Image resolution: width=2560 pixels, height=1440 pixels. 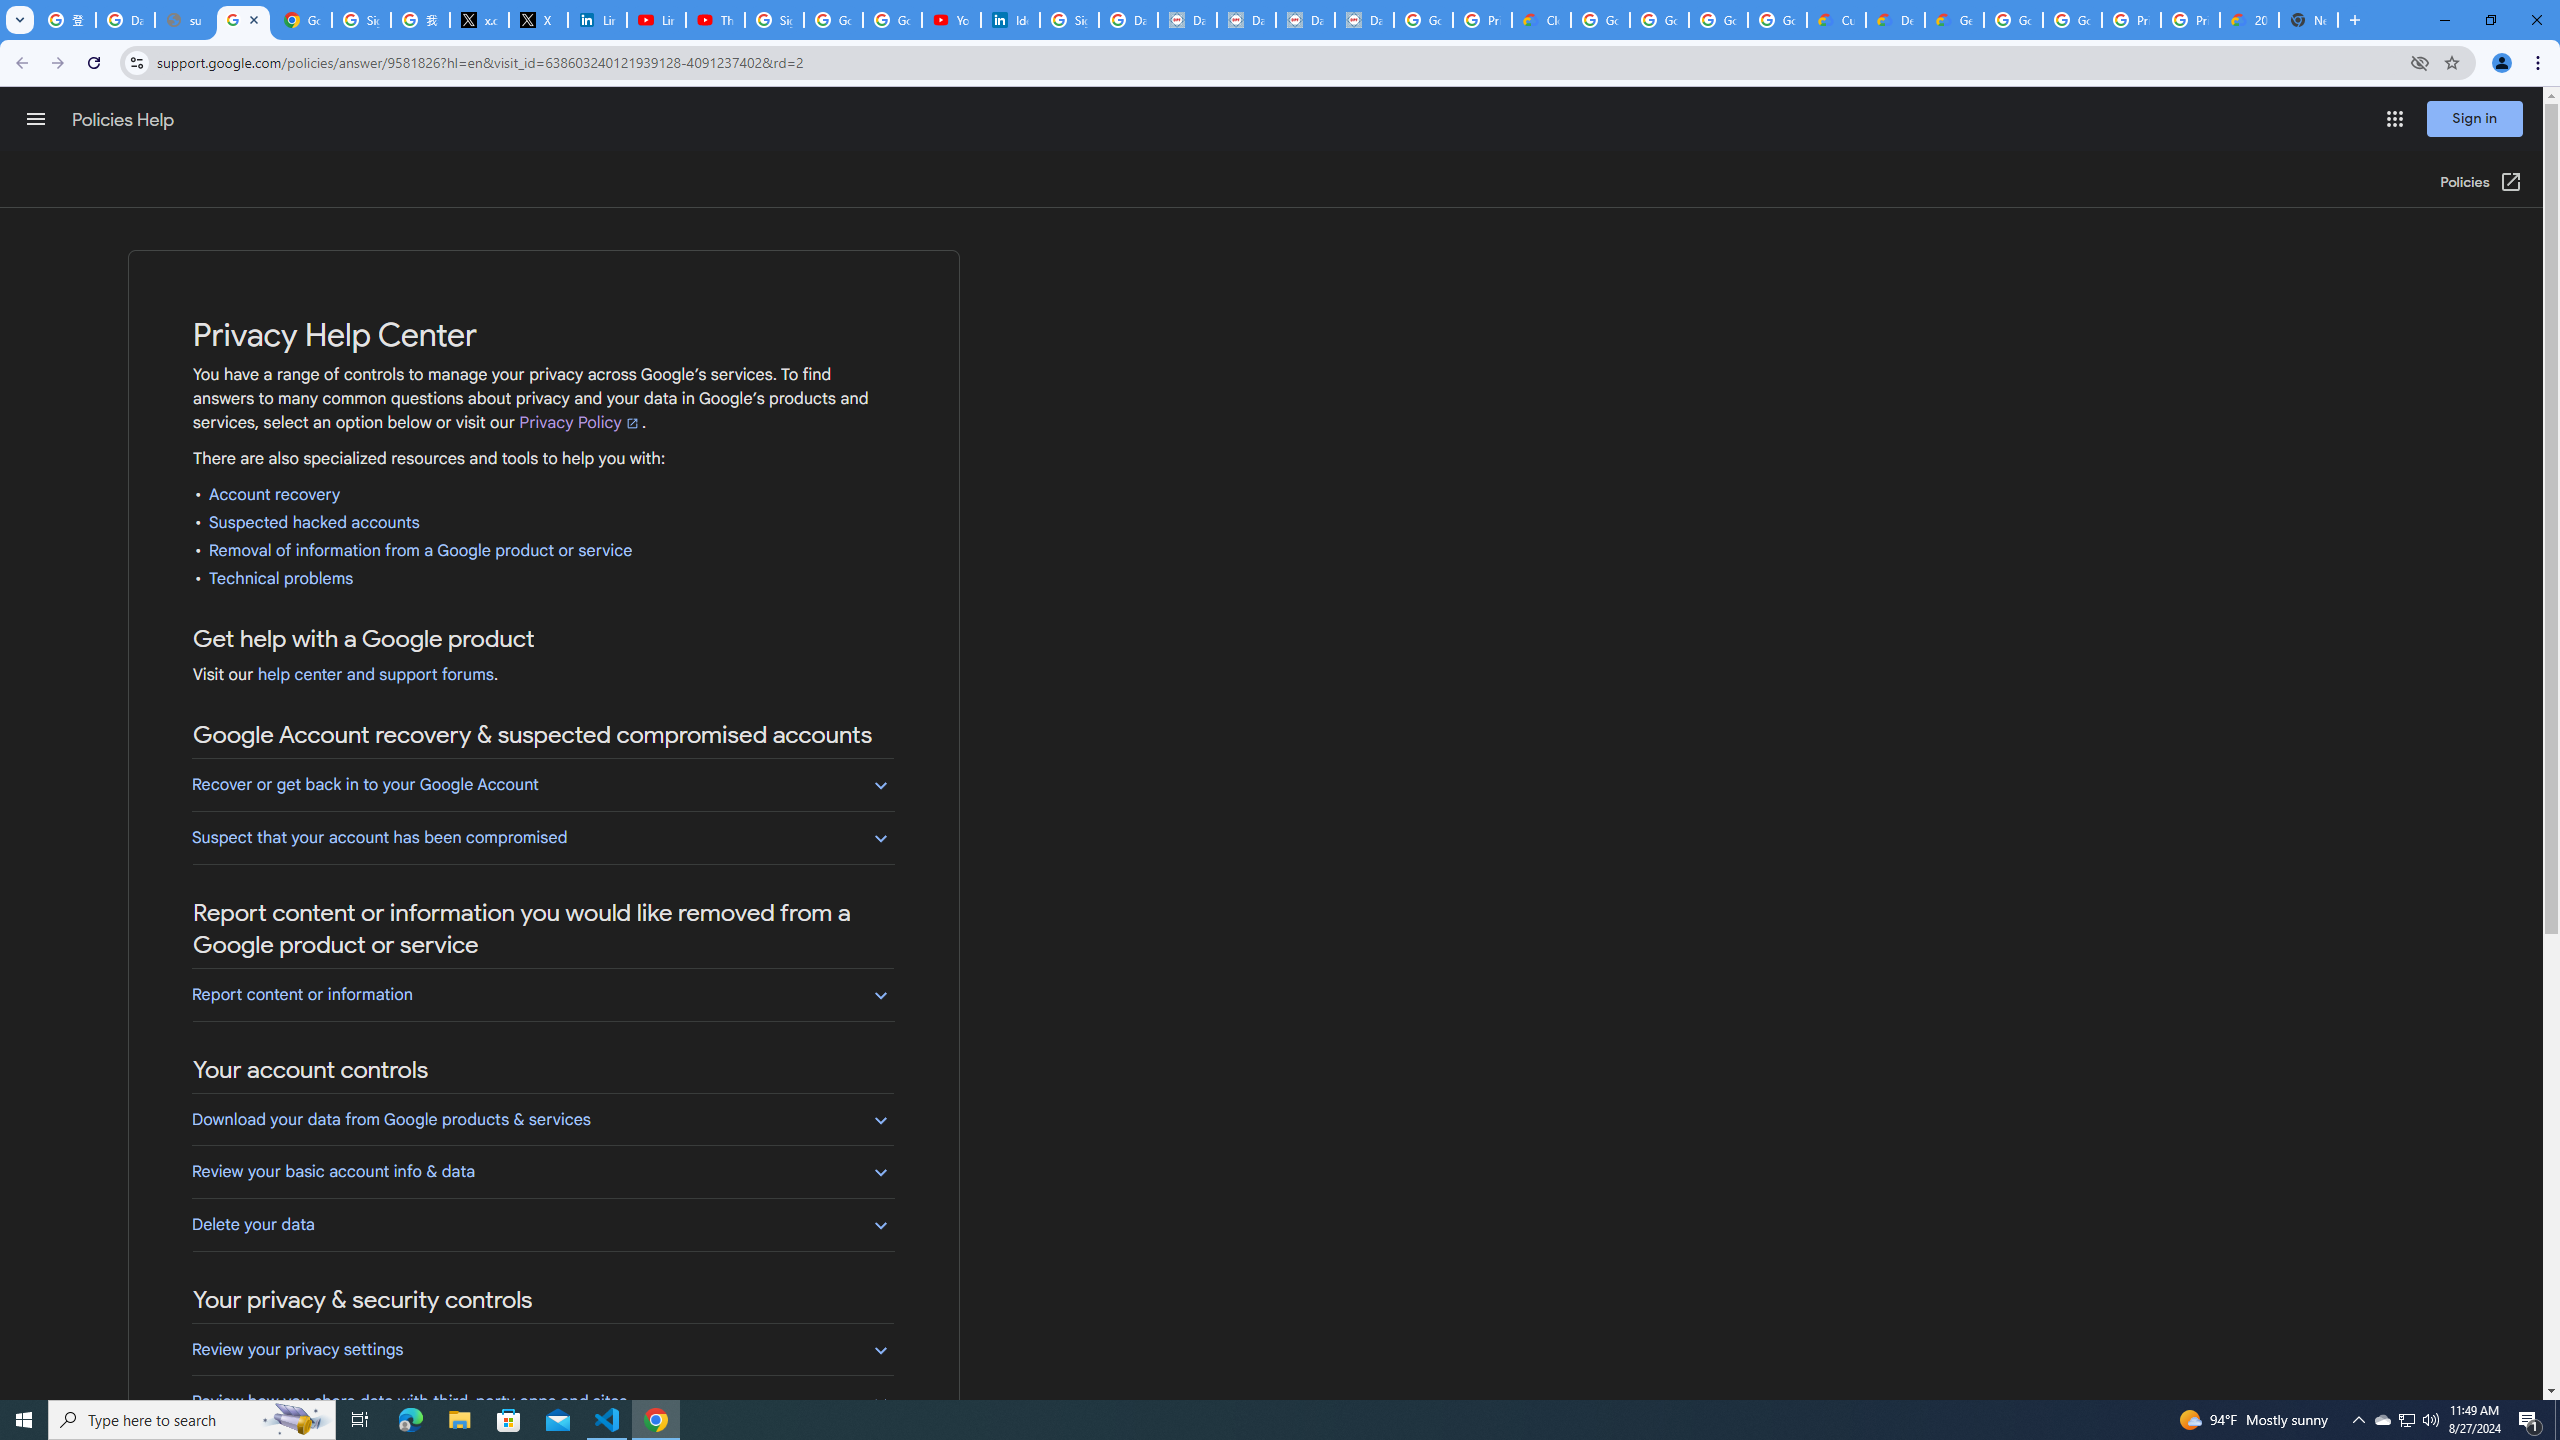 What do you see at coordinates (542, 1401) in the screenshot?
I see `'Review how you share data with third-party apps and sites'` at bounding box center [542, 1401].